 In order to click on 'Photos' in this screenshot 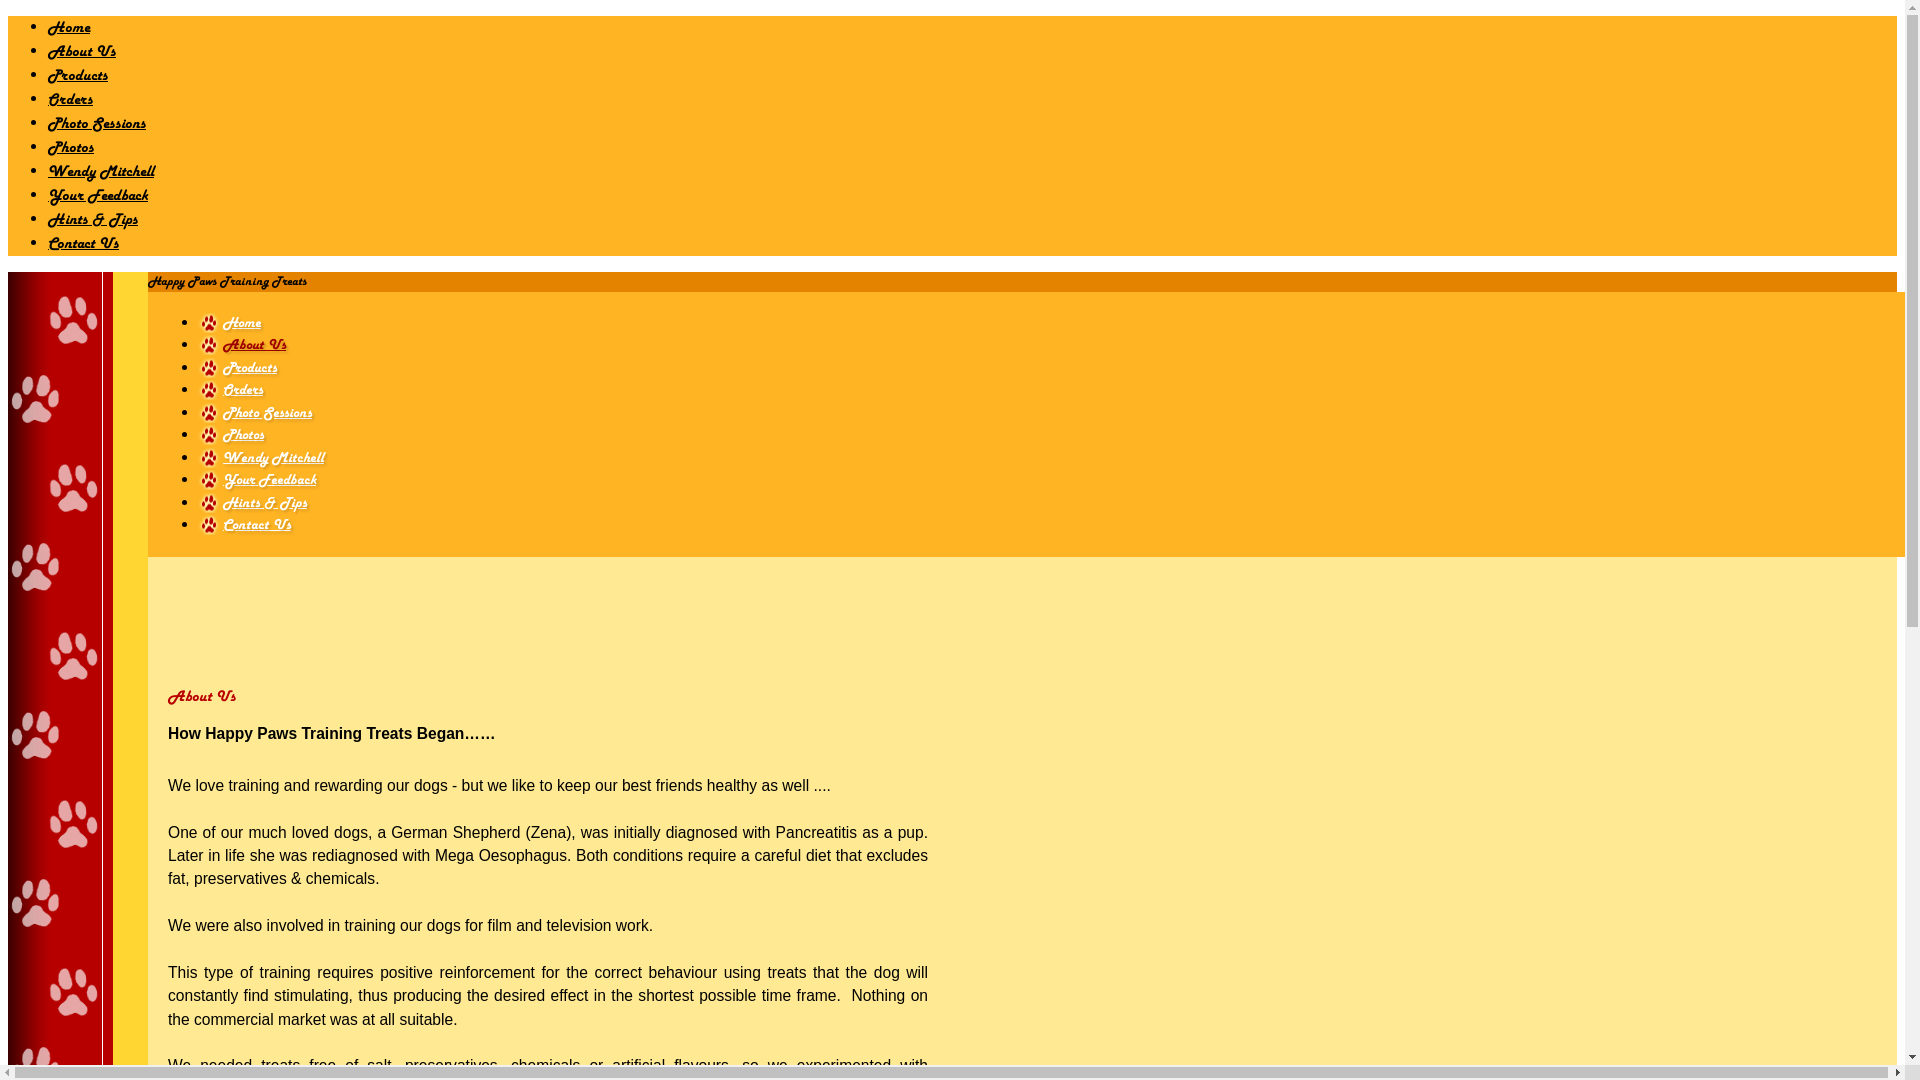, I will do `click(71, 146)`.